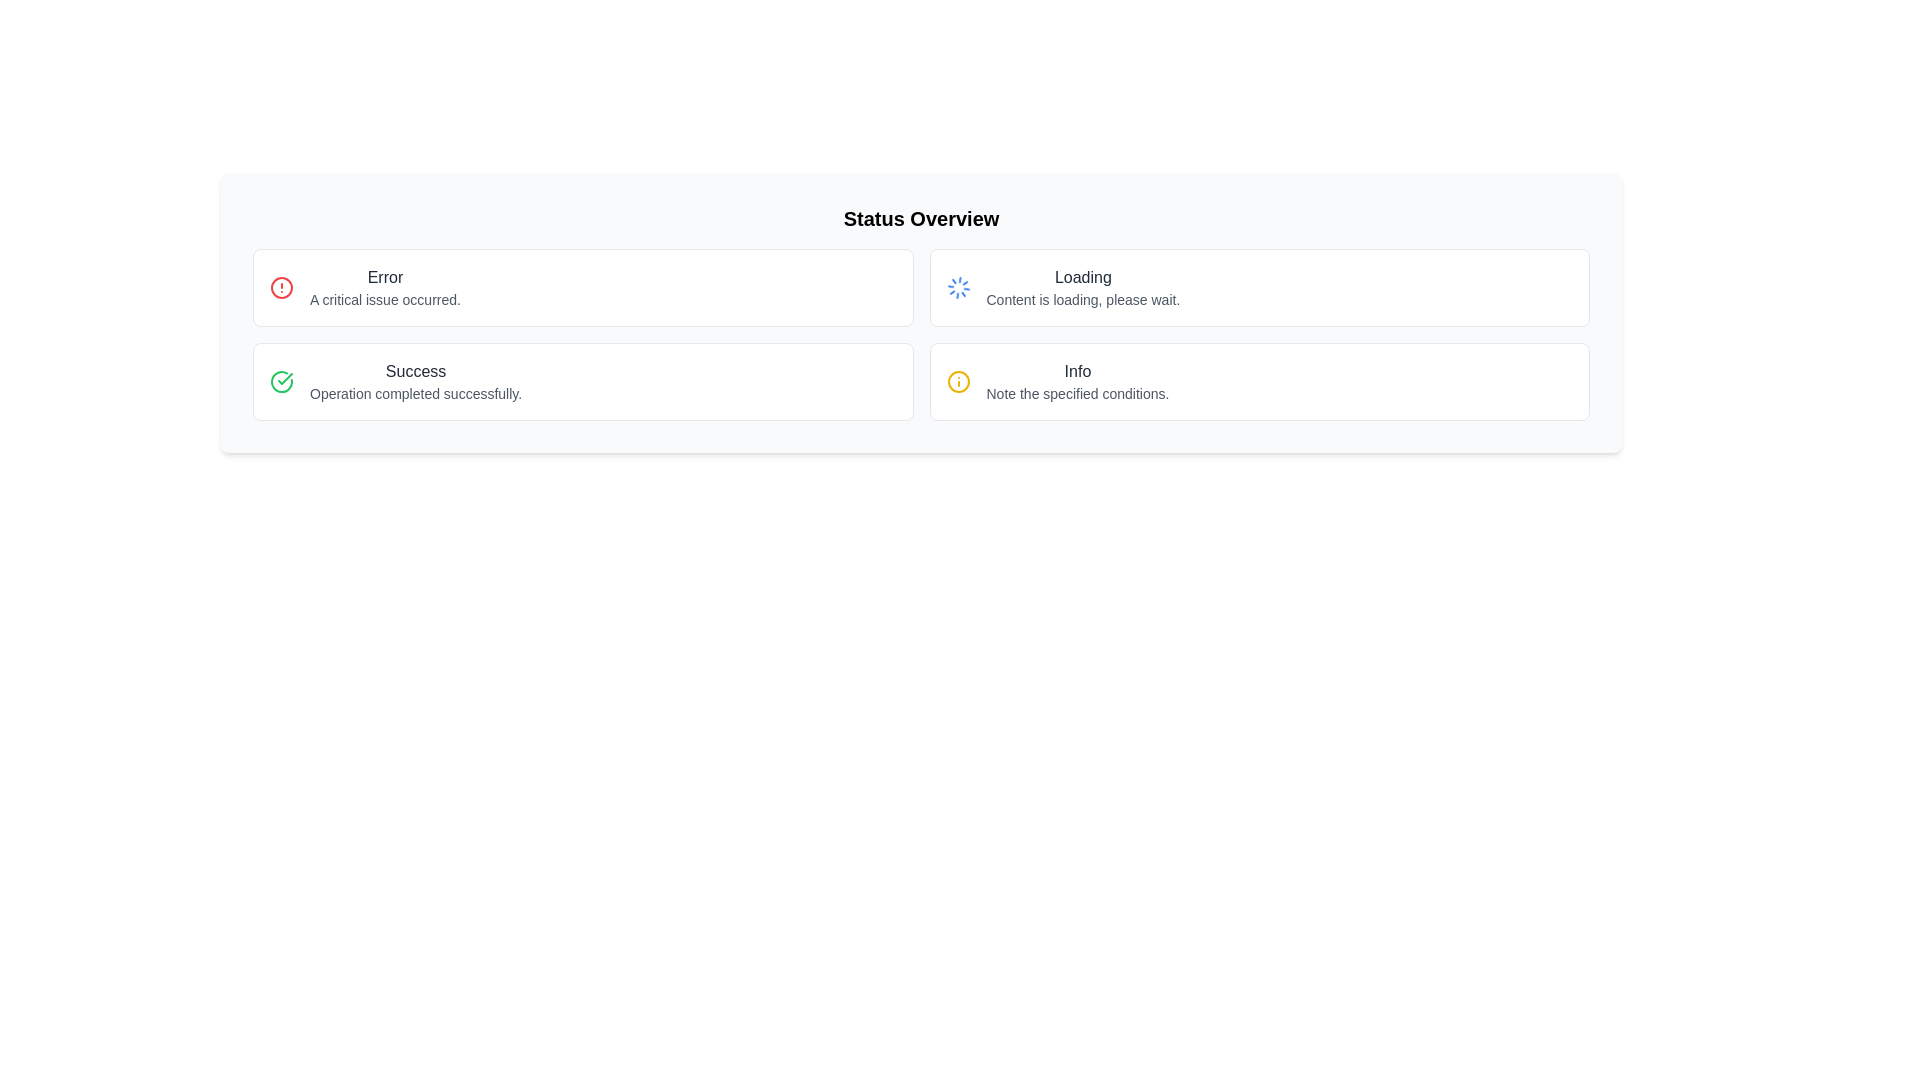 Image resolution: width=1920 pixels, height=1080 pixels. I want to click on the error or warning icon located in the top-left corner of the grid layout, directly above the 'Error' label, so click(281, 288).